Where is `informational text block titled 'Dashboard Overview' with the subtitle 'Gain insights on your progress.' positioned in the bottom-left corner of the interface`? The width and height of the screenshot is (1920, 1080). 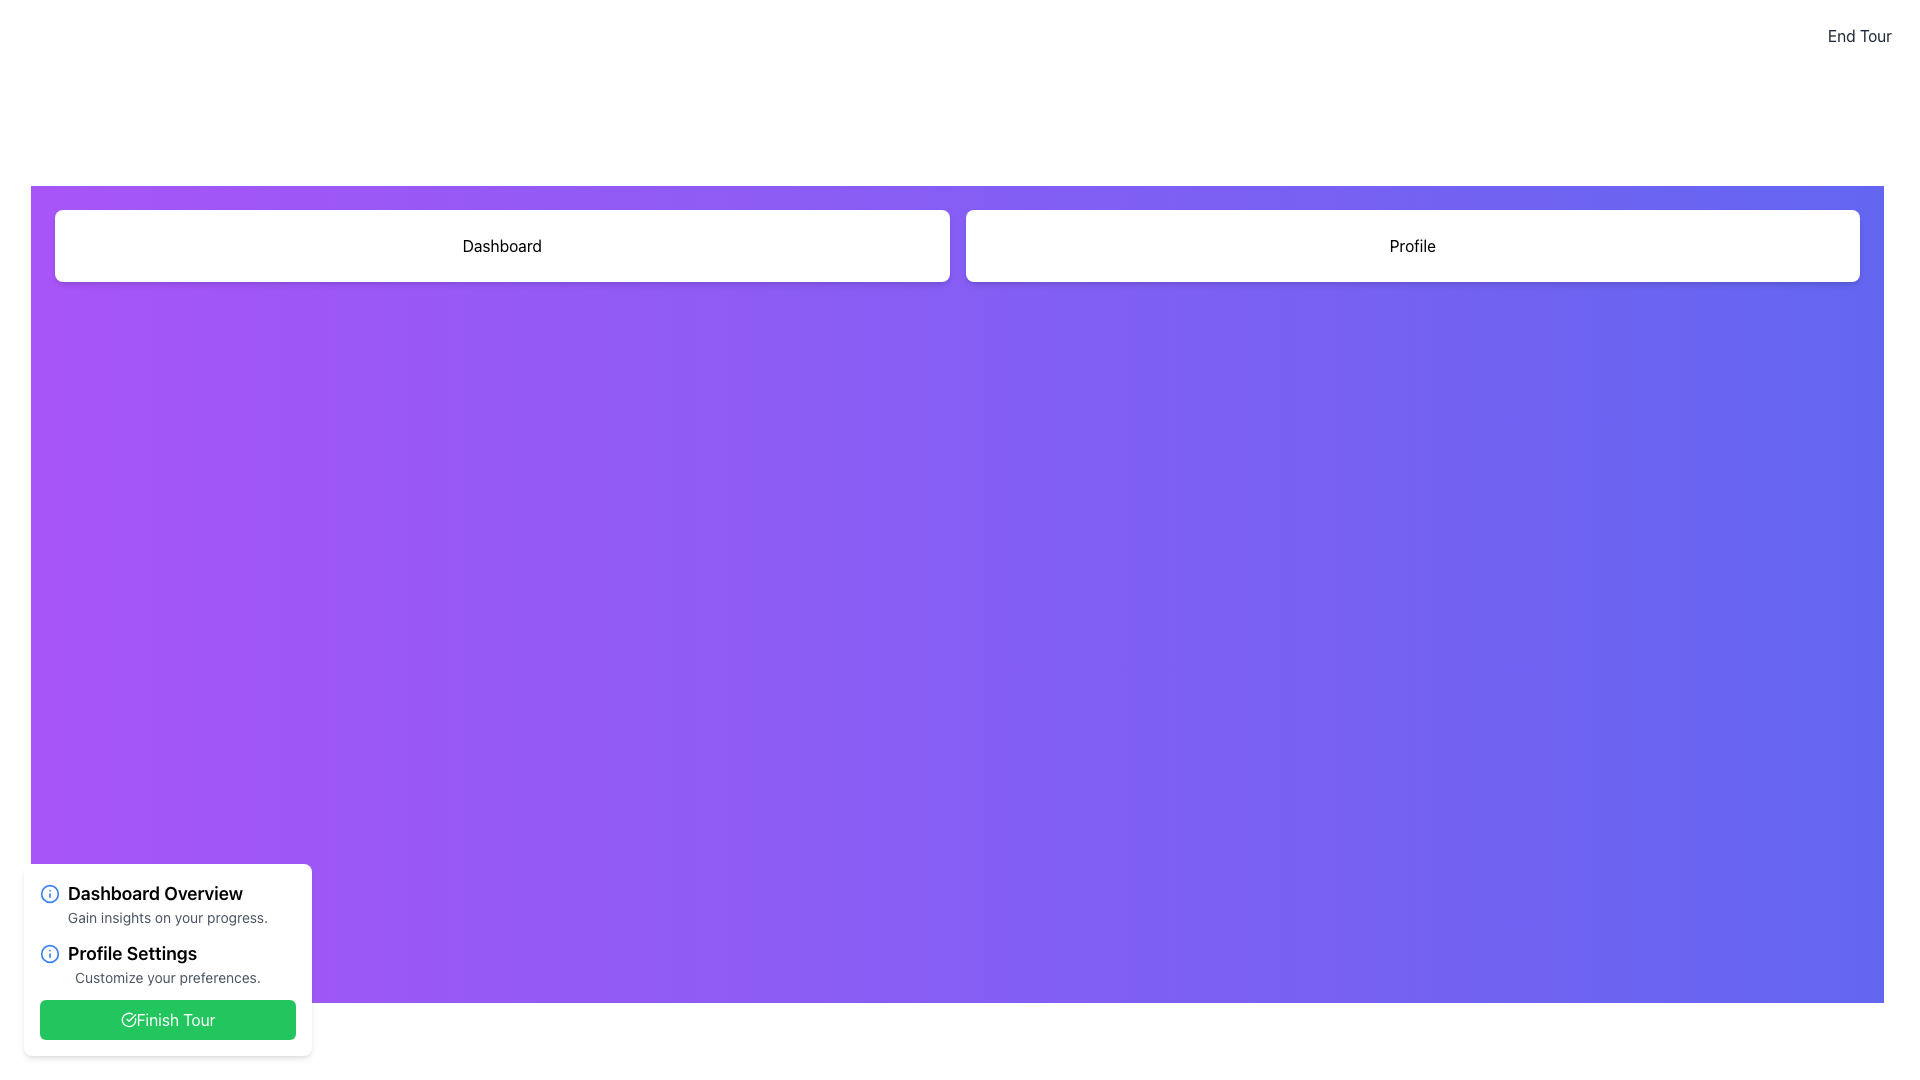
informational text block titled 'Dashboard Overview' with the subtitle 'Gain insights on your progress.' positioned in the bottom-left corner of the interface is located at coordinates (168, 903).